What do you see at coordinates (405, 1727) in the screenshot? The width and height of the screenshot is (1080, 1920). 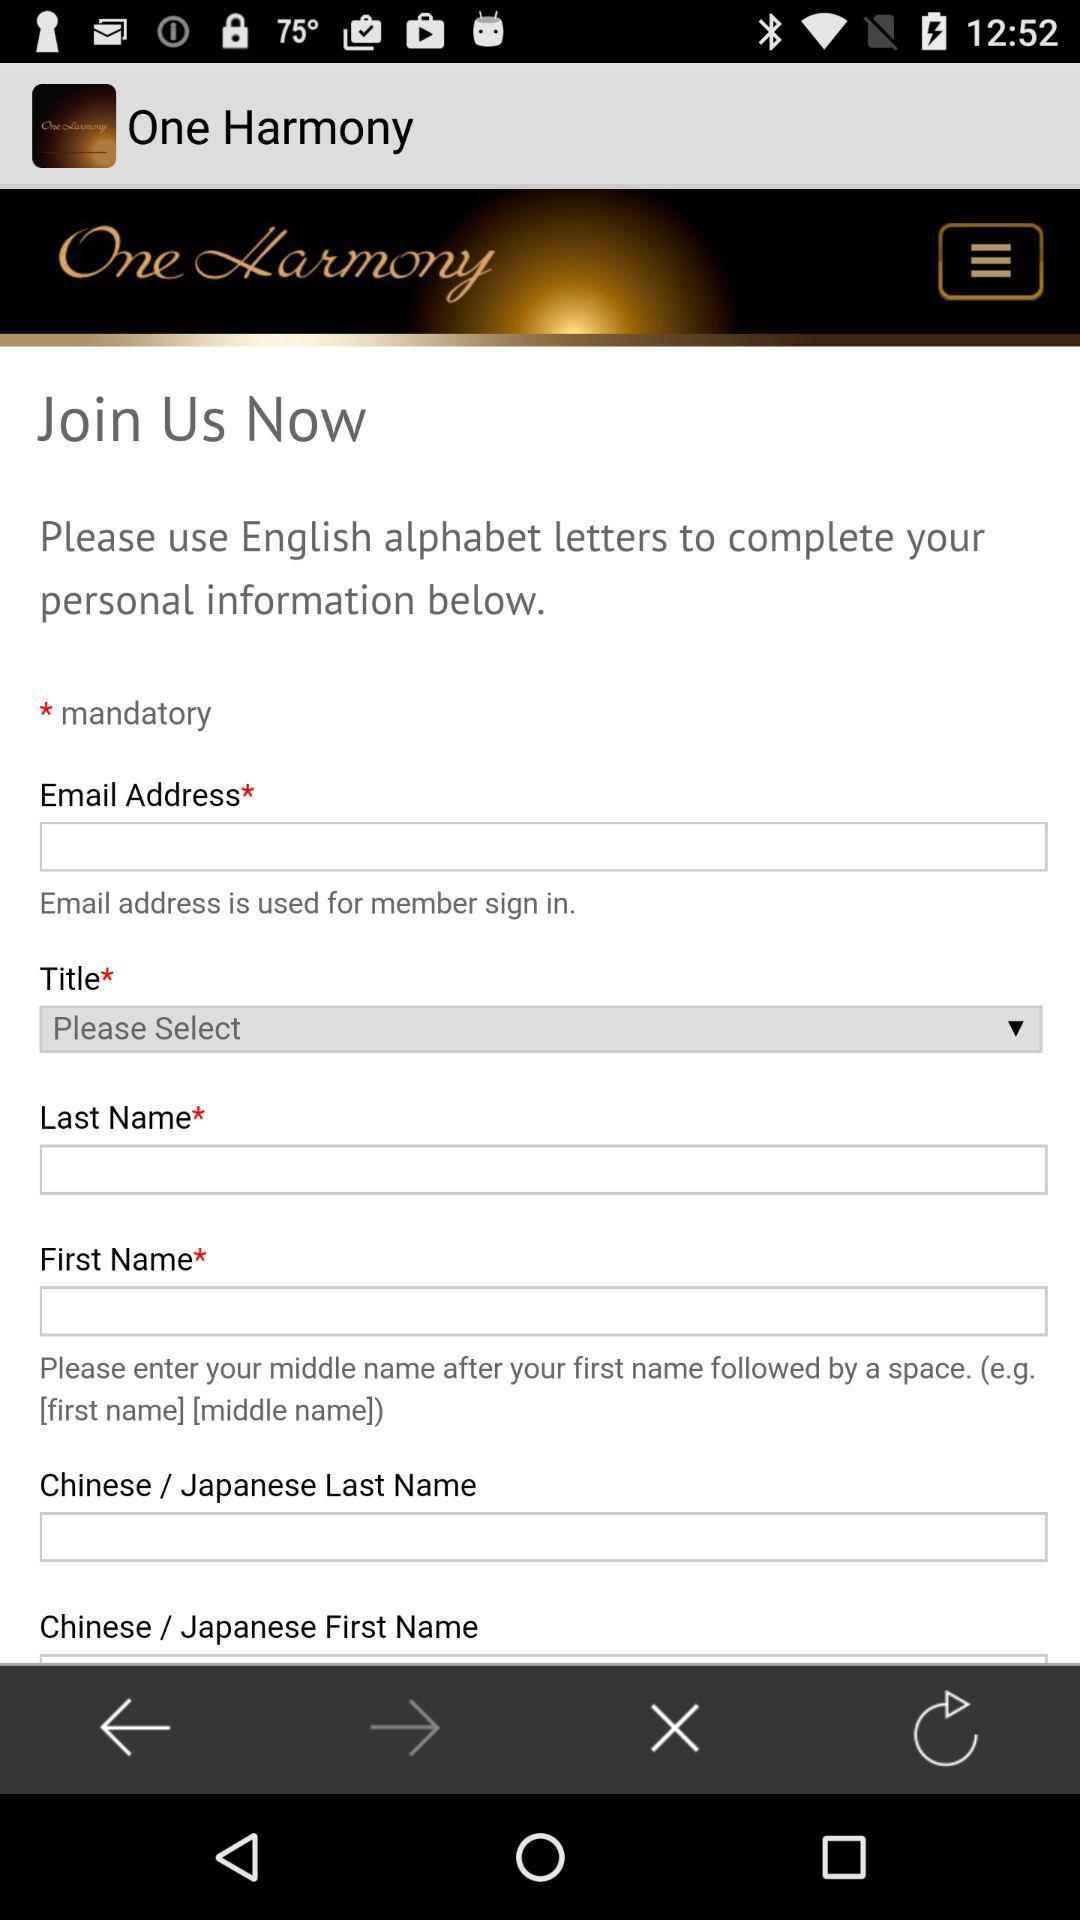 I see `previous` at bounding box center [405, 1727].